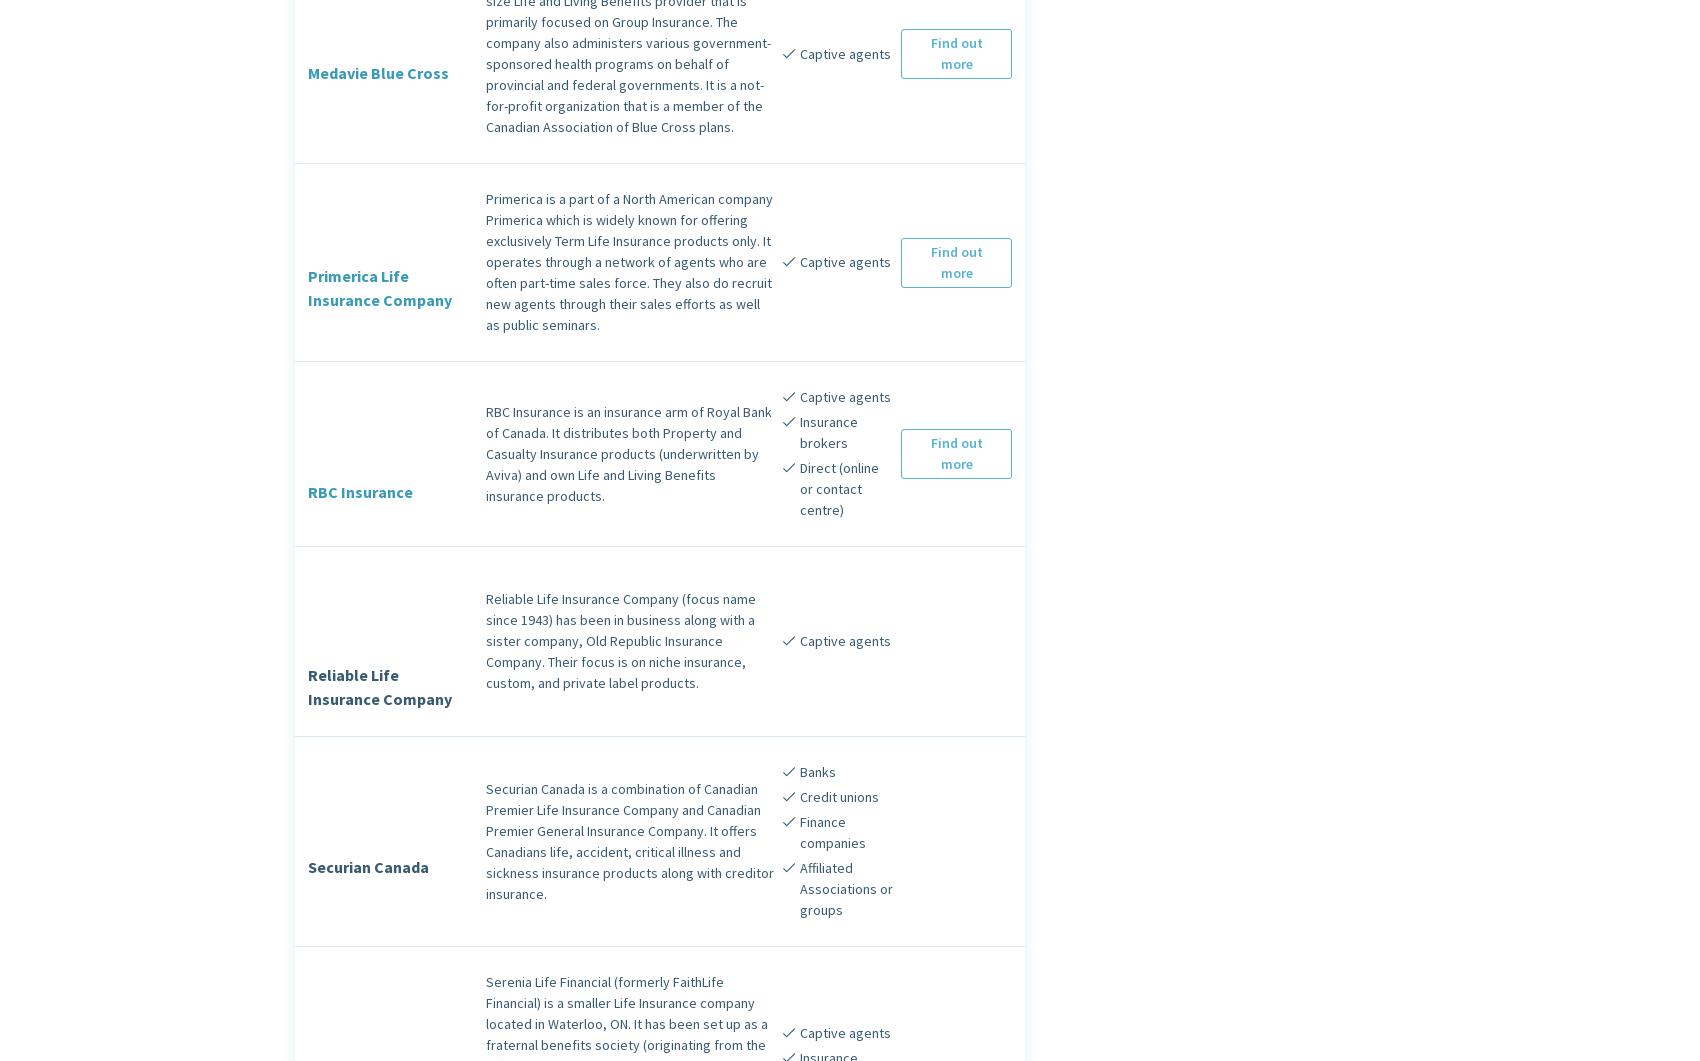 The image size is (1700, 1061). I want to click on 'Finance companies', so click(798, 832).